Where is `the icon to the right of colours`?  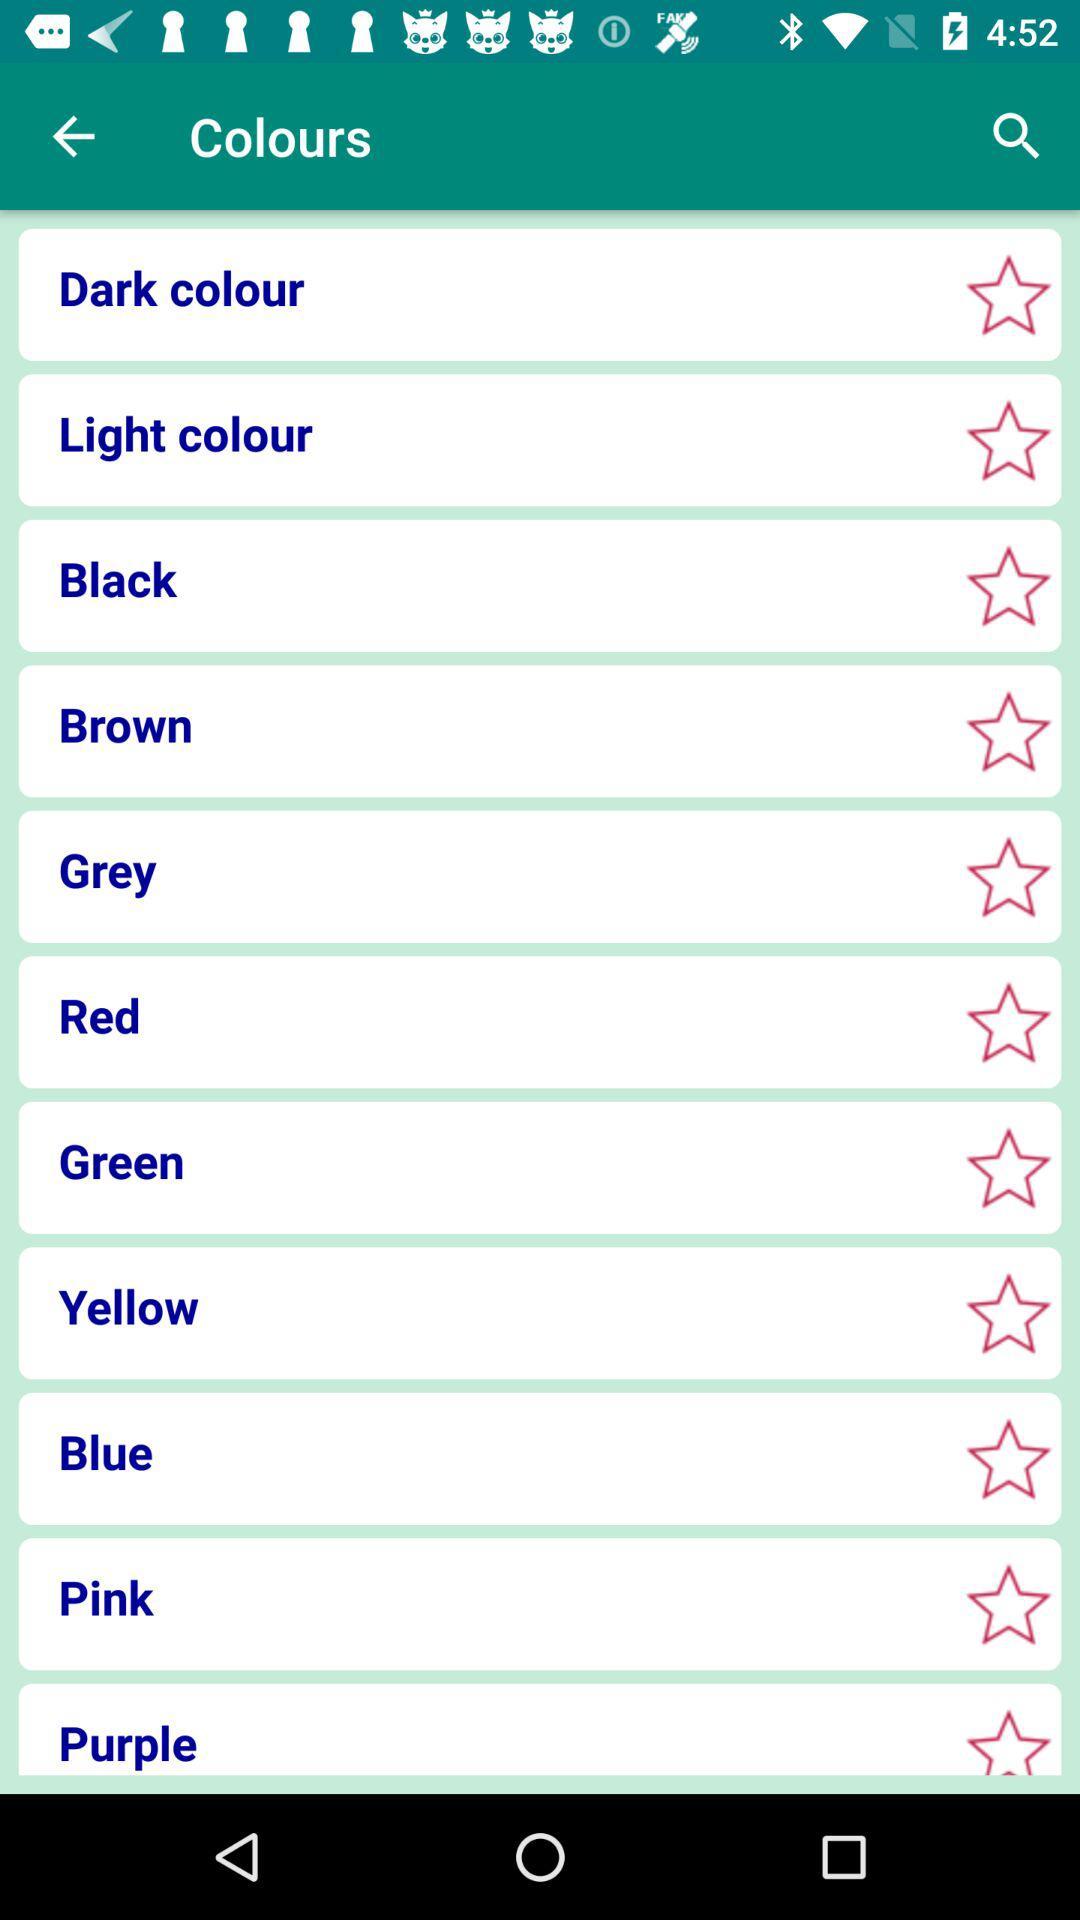
the icon to the right of colours is located at coordinates (1017, 135).